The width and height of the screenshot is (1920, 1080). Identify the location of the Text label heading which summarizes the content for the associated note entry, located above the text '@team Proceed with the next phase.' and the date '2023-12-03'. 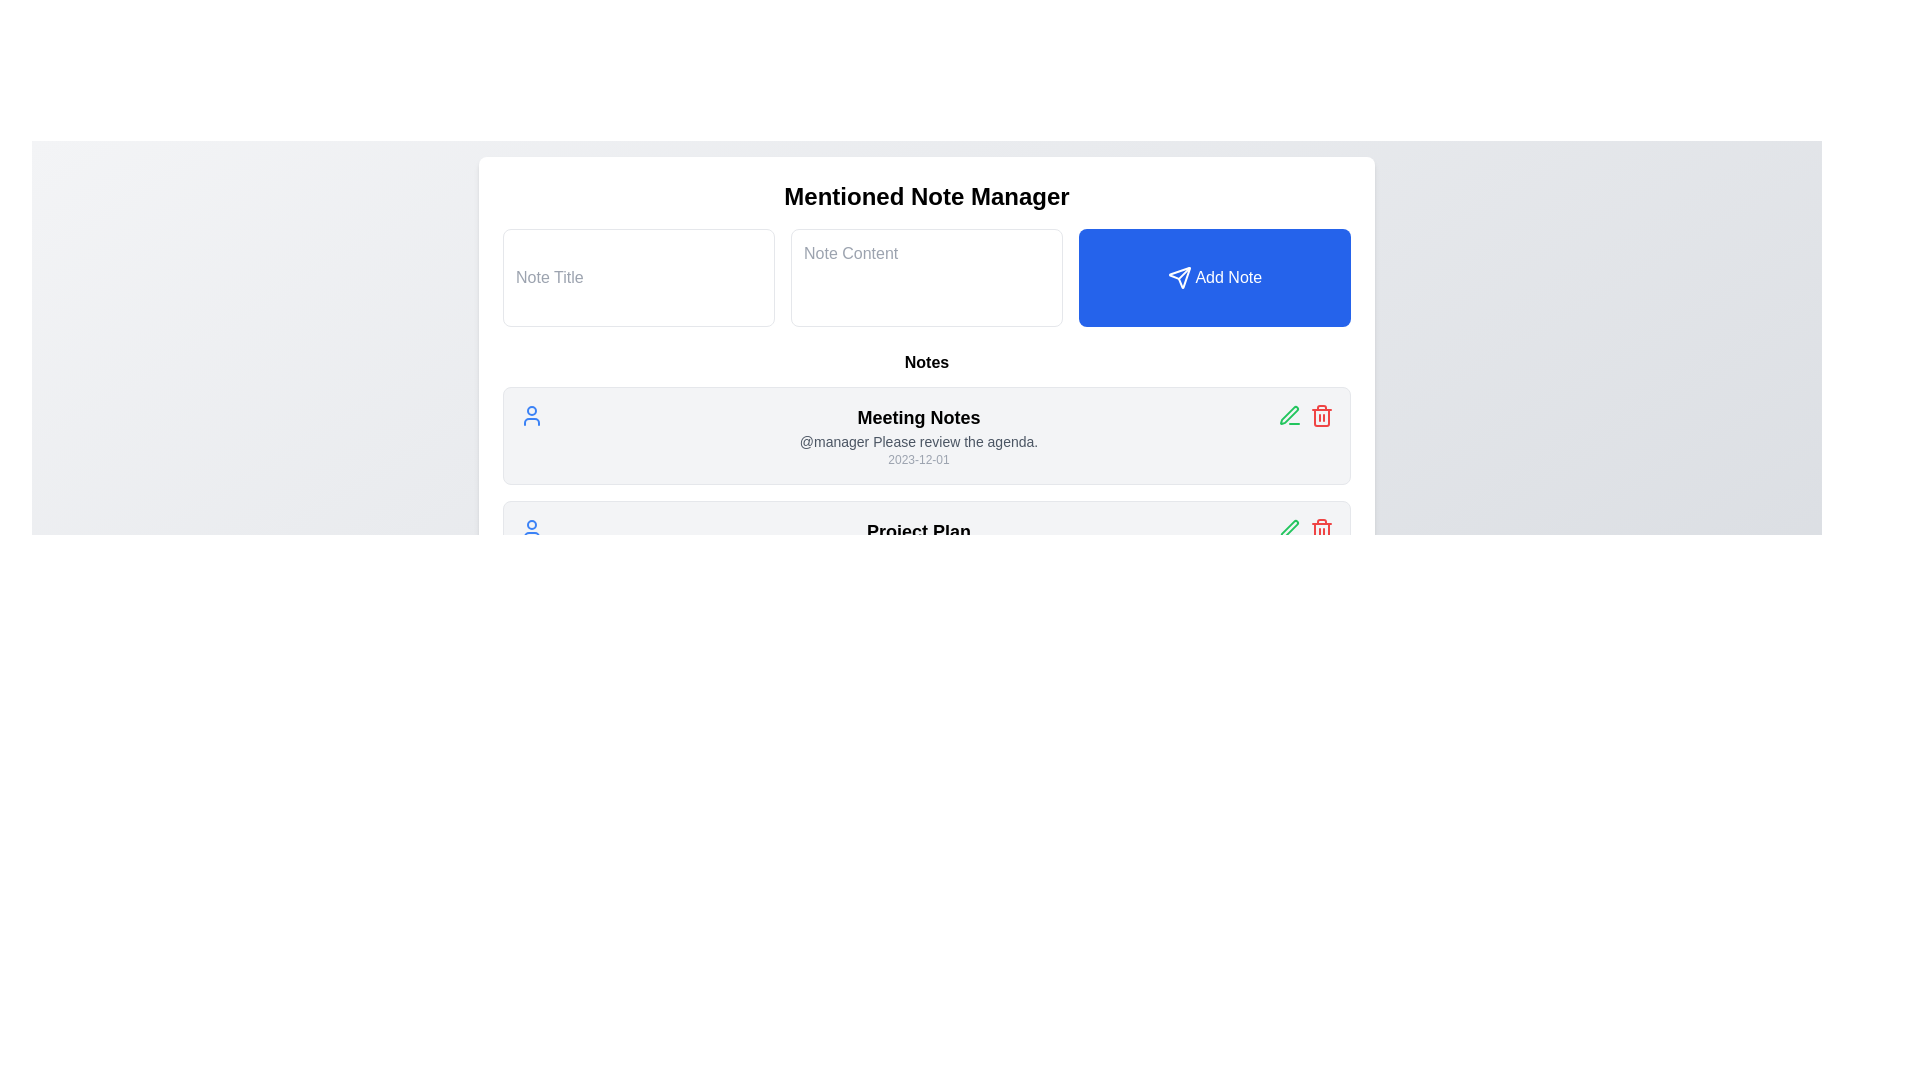
(917, 531).